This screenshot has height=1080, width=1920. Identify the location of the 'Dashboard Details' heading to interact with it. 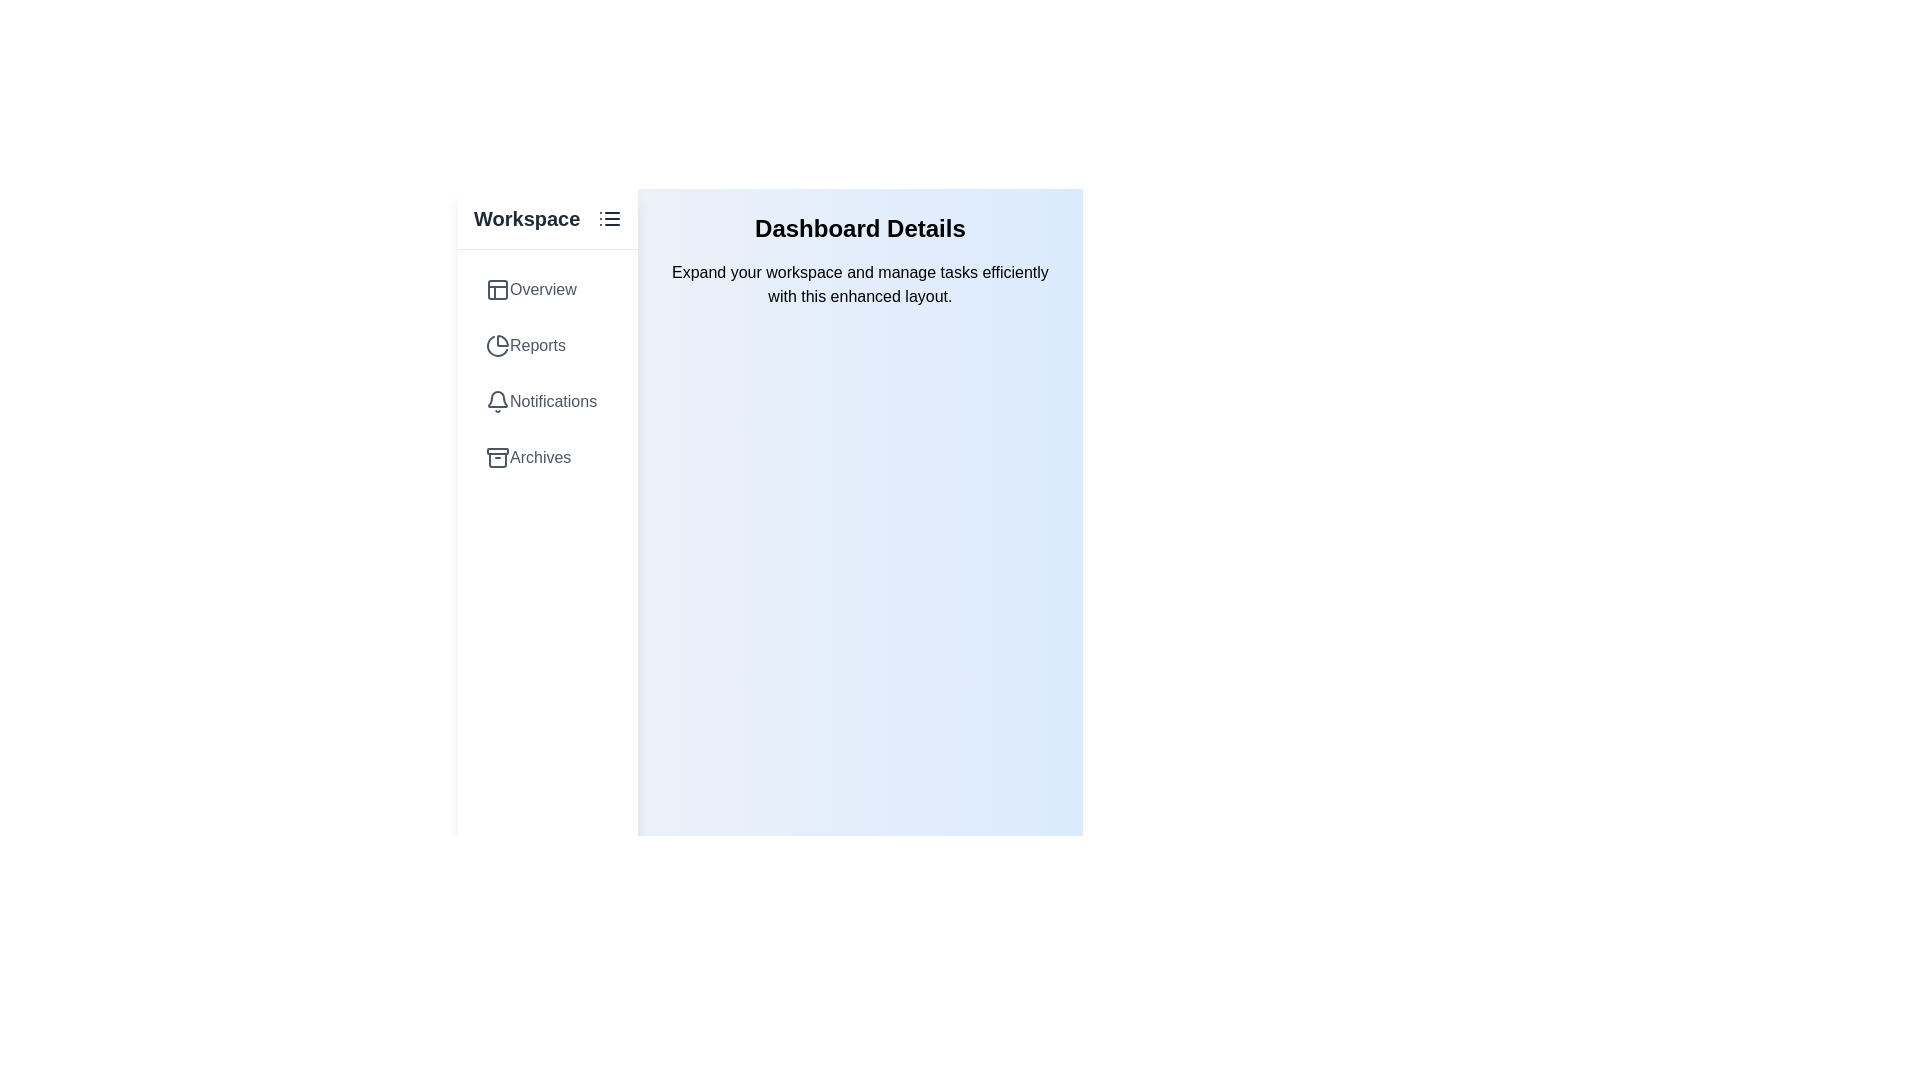
(859, 227).